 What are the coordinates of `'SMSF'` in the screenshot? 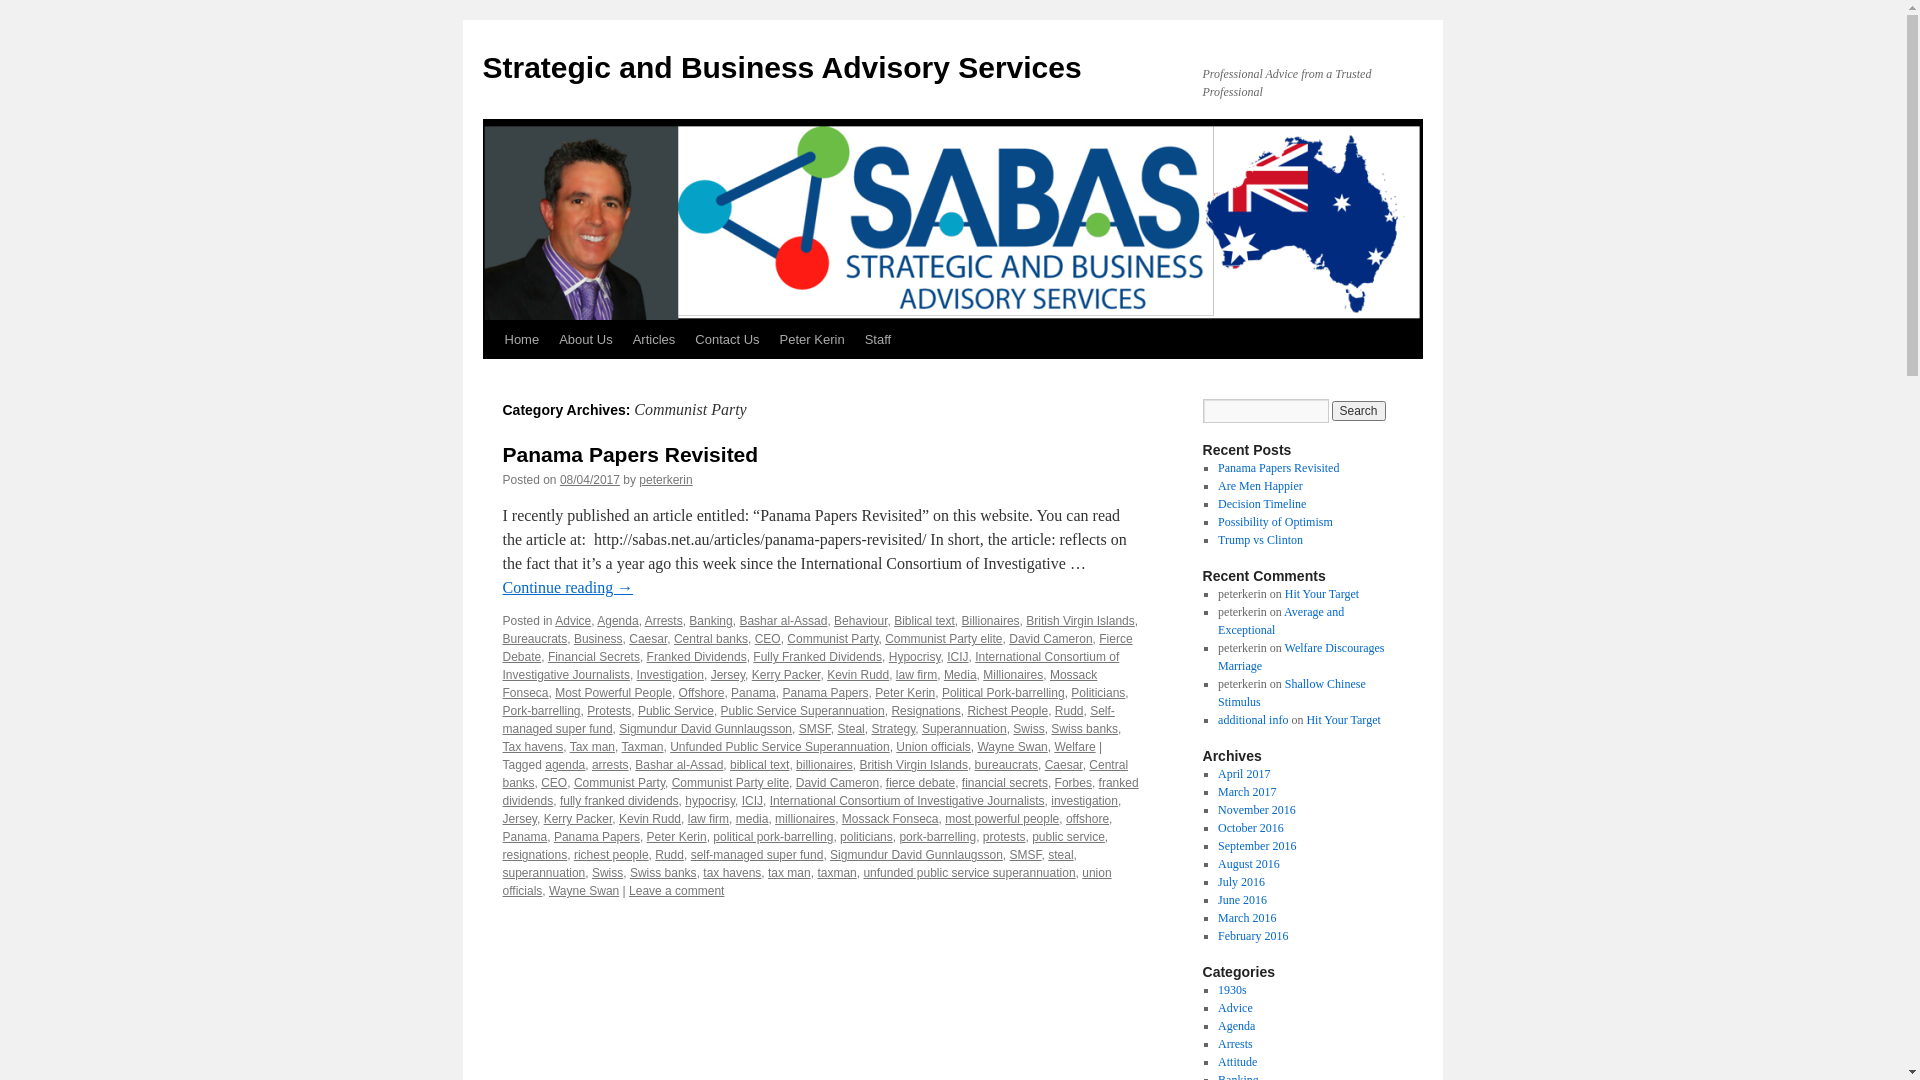 It's located at (1026, 855).